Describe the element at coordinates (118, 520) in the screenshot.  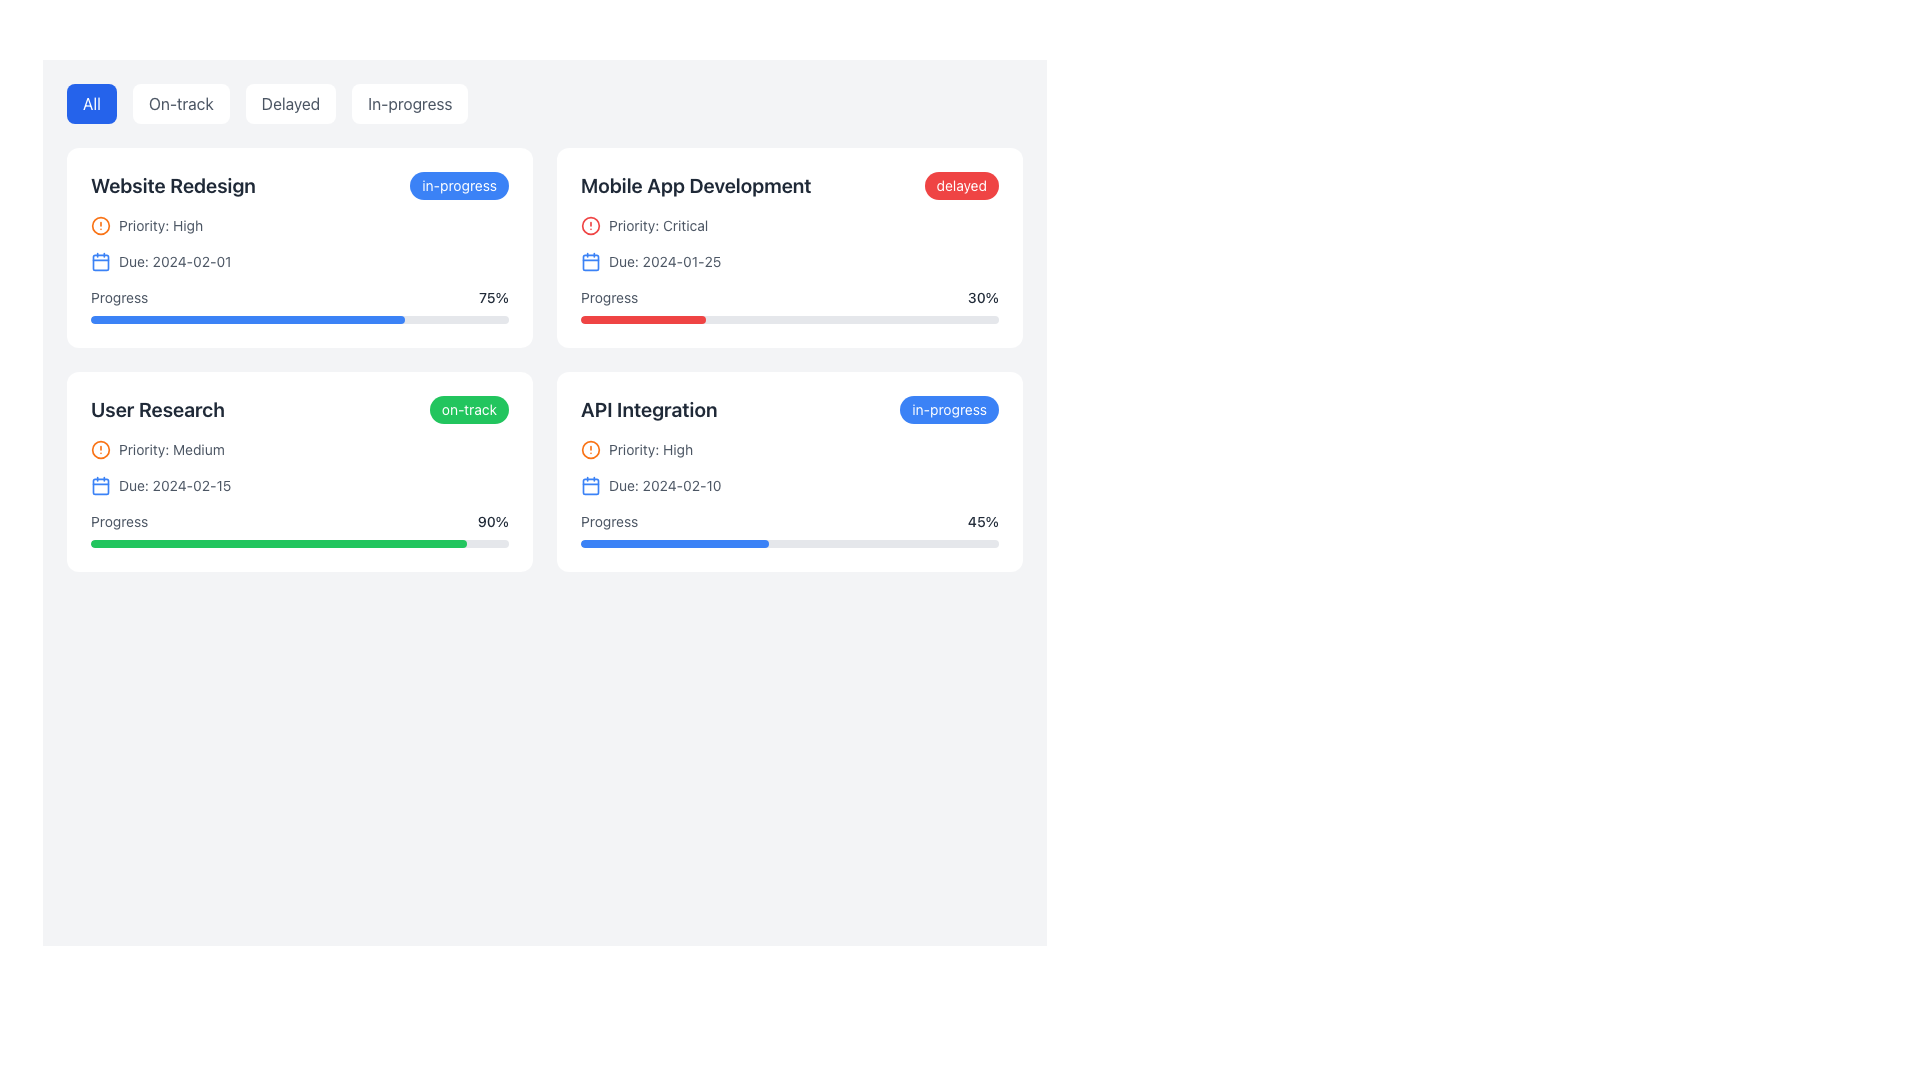
I see `text label that serves as a descriptor for the associated progress bar in the 'User Research' section card, positioned below the title and aligned left near the progress bar` at that location.